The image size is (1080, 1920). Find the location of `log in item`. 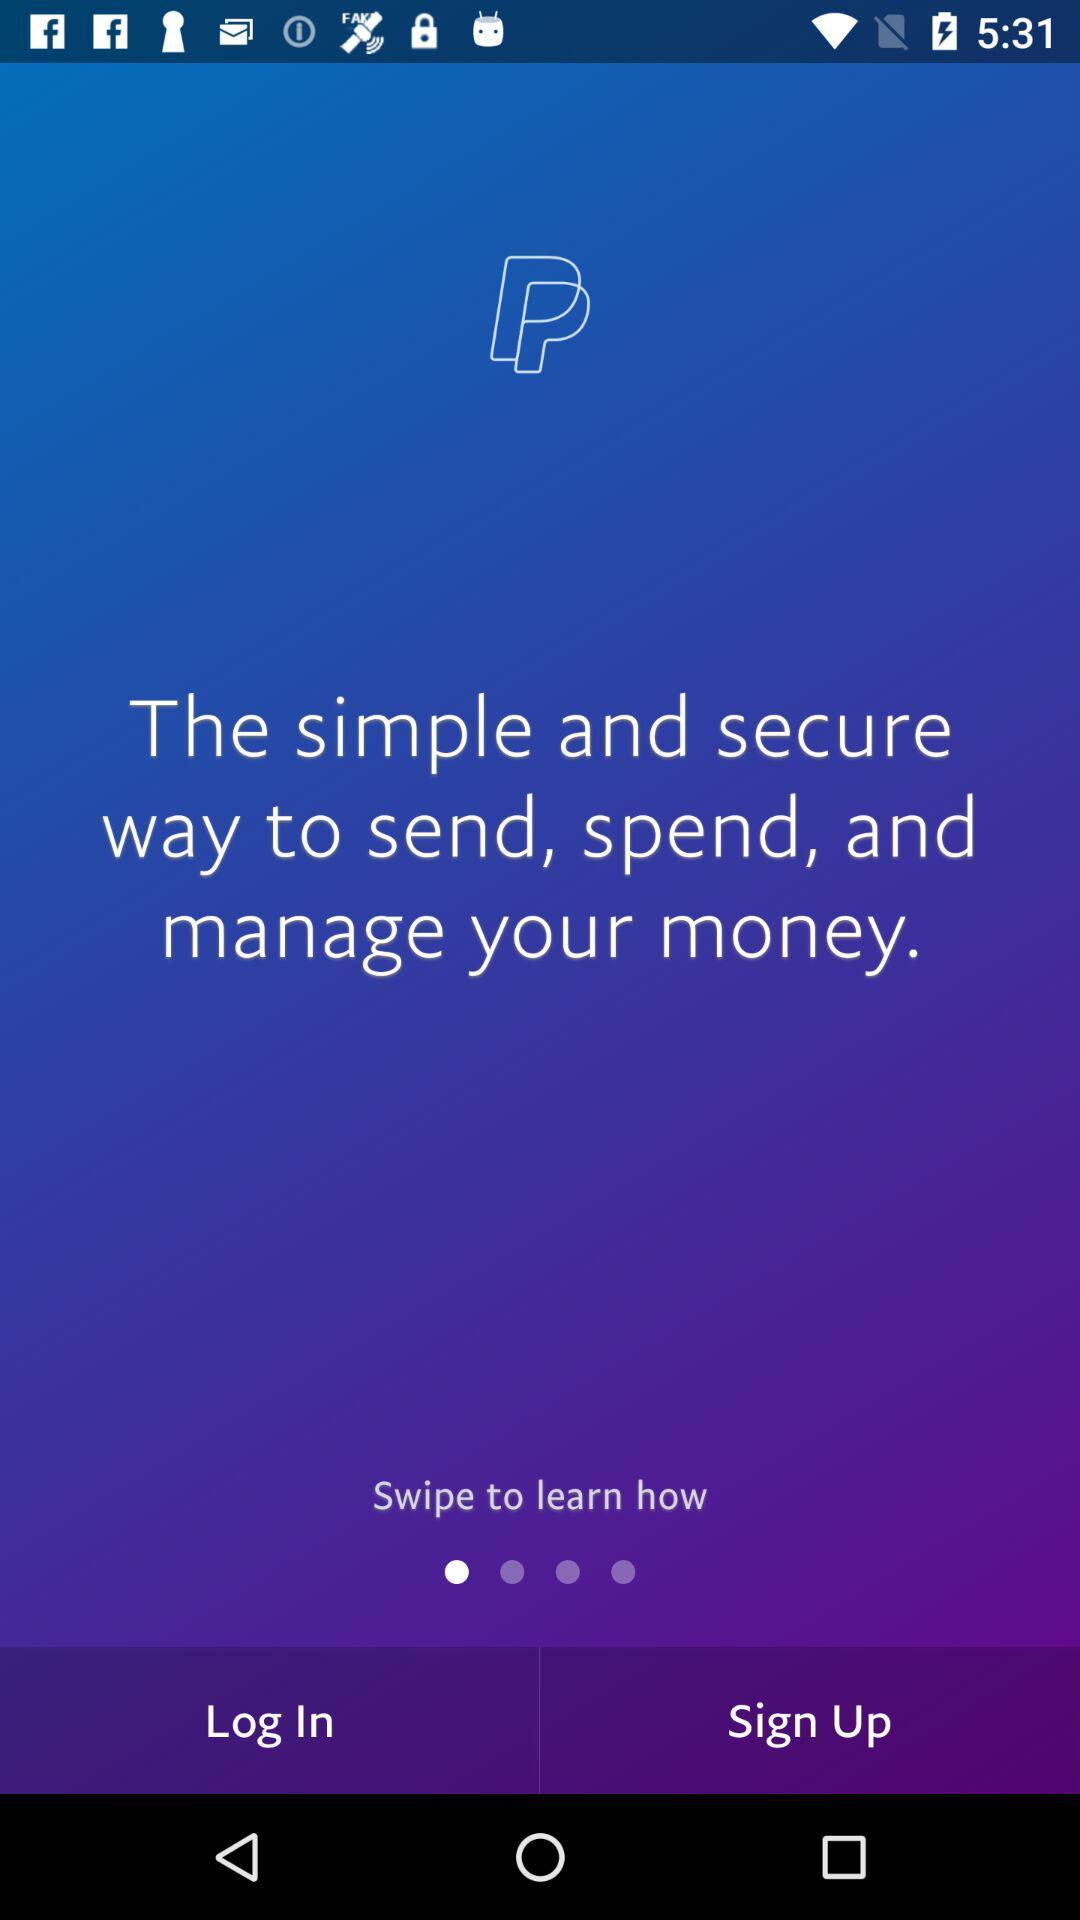

log in item is located at coordinates (268, 1719).